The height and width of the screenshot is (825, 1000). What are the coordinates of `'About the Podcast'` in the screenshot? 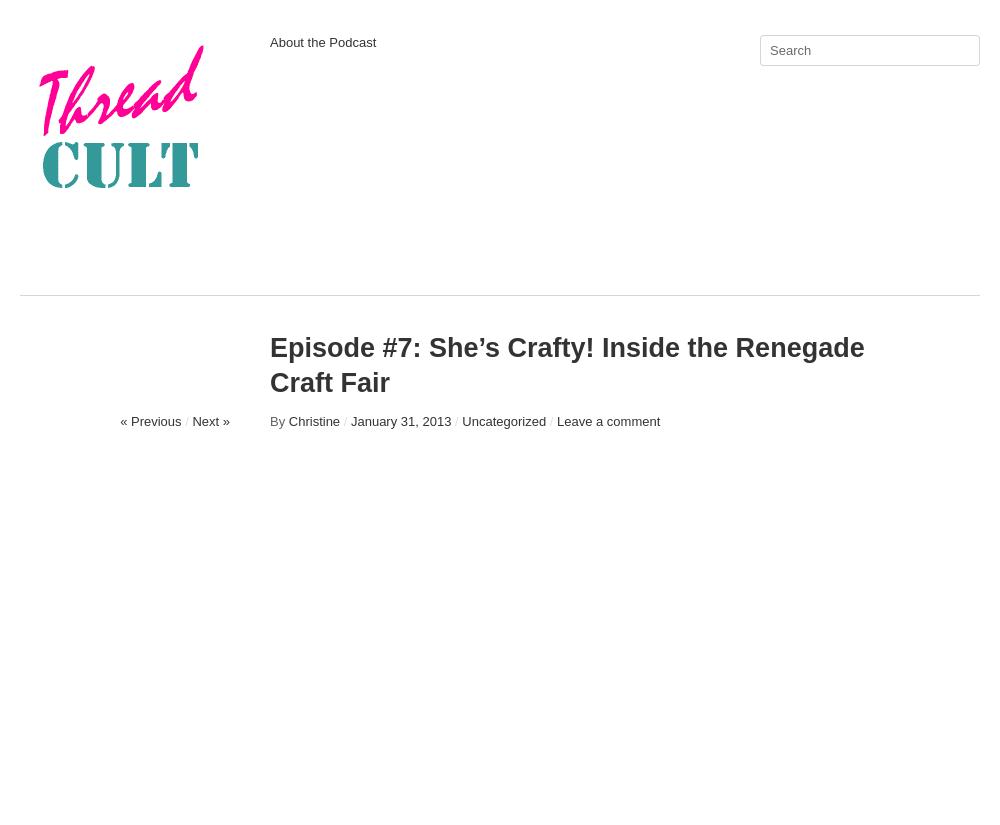 It's located at (322, 42).